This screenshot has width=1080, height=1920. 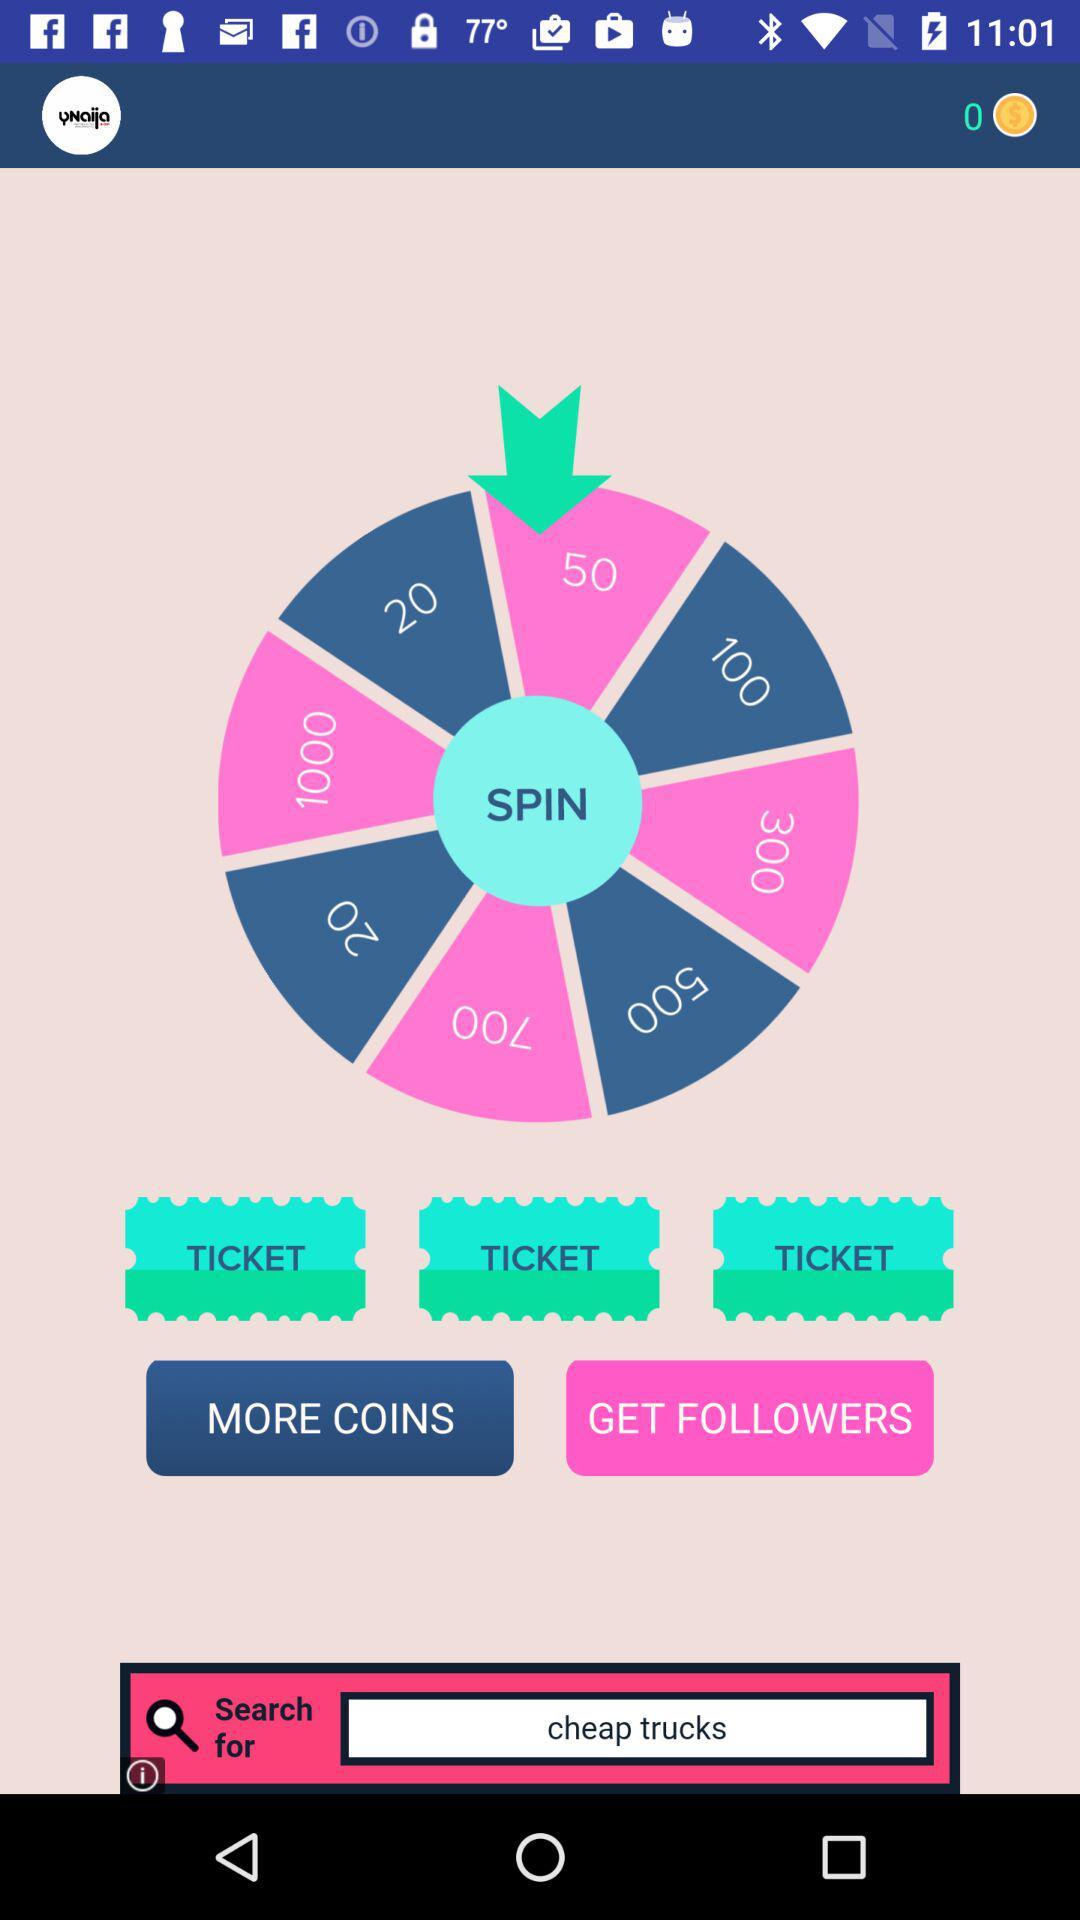 I want to click on item to the left of get followers icon, so click(x=329, y=1417).